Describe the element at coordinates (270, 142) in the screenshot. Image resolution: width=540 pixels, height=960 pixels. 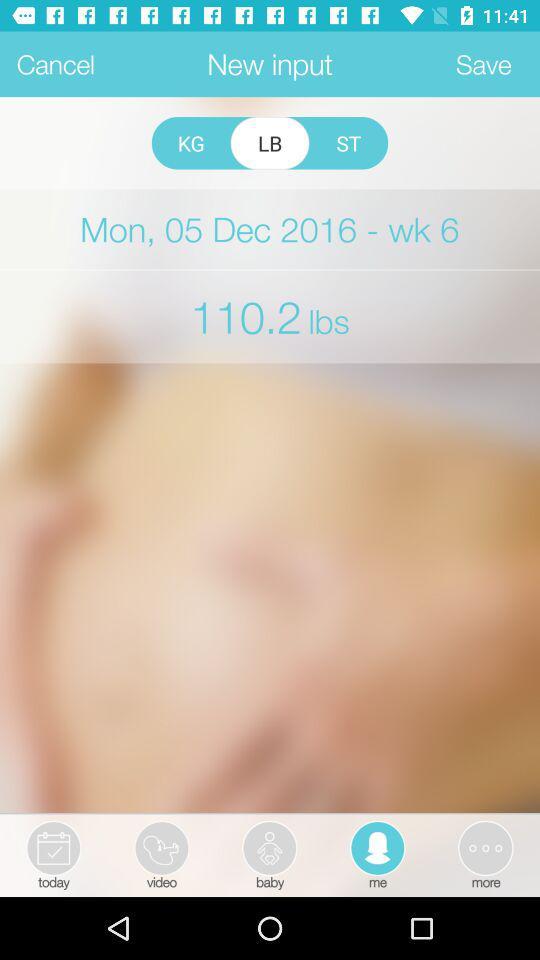
I see `lb icon` at that location.